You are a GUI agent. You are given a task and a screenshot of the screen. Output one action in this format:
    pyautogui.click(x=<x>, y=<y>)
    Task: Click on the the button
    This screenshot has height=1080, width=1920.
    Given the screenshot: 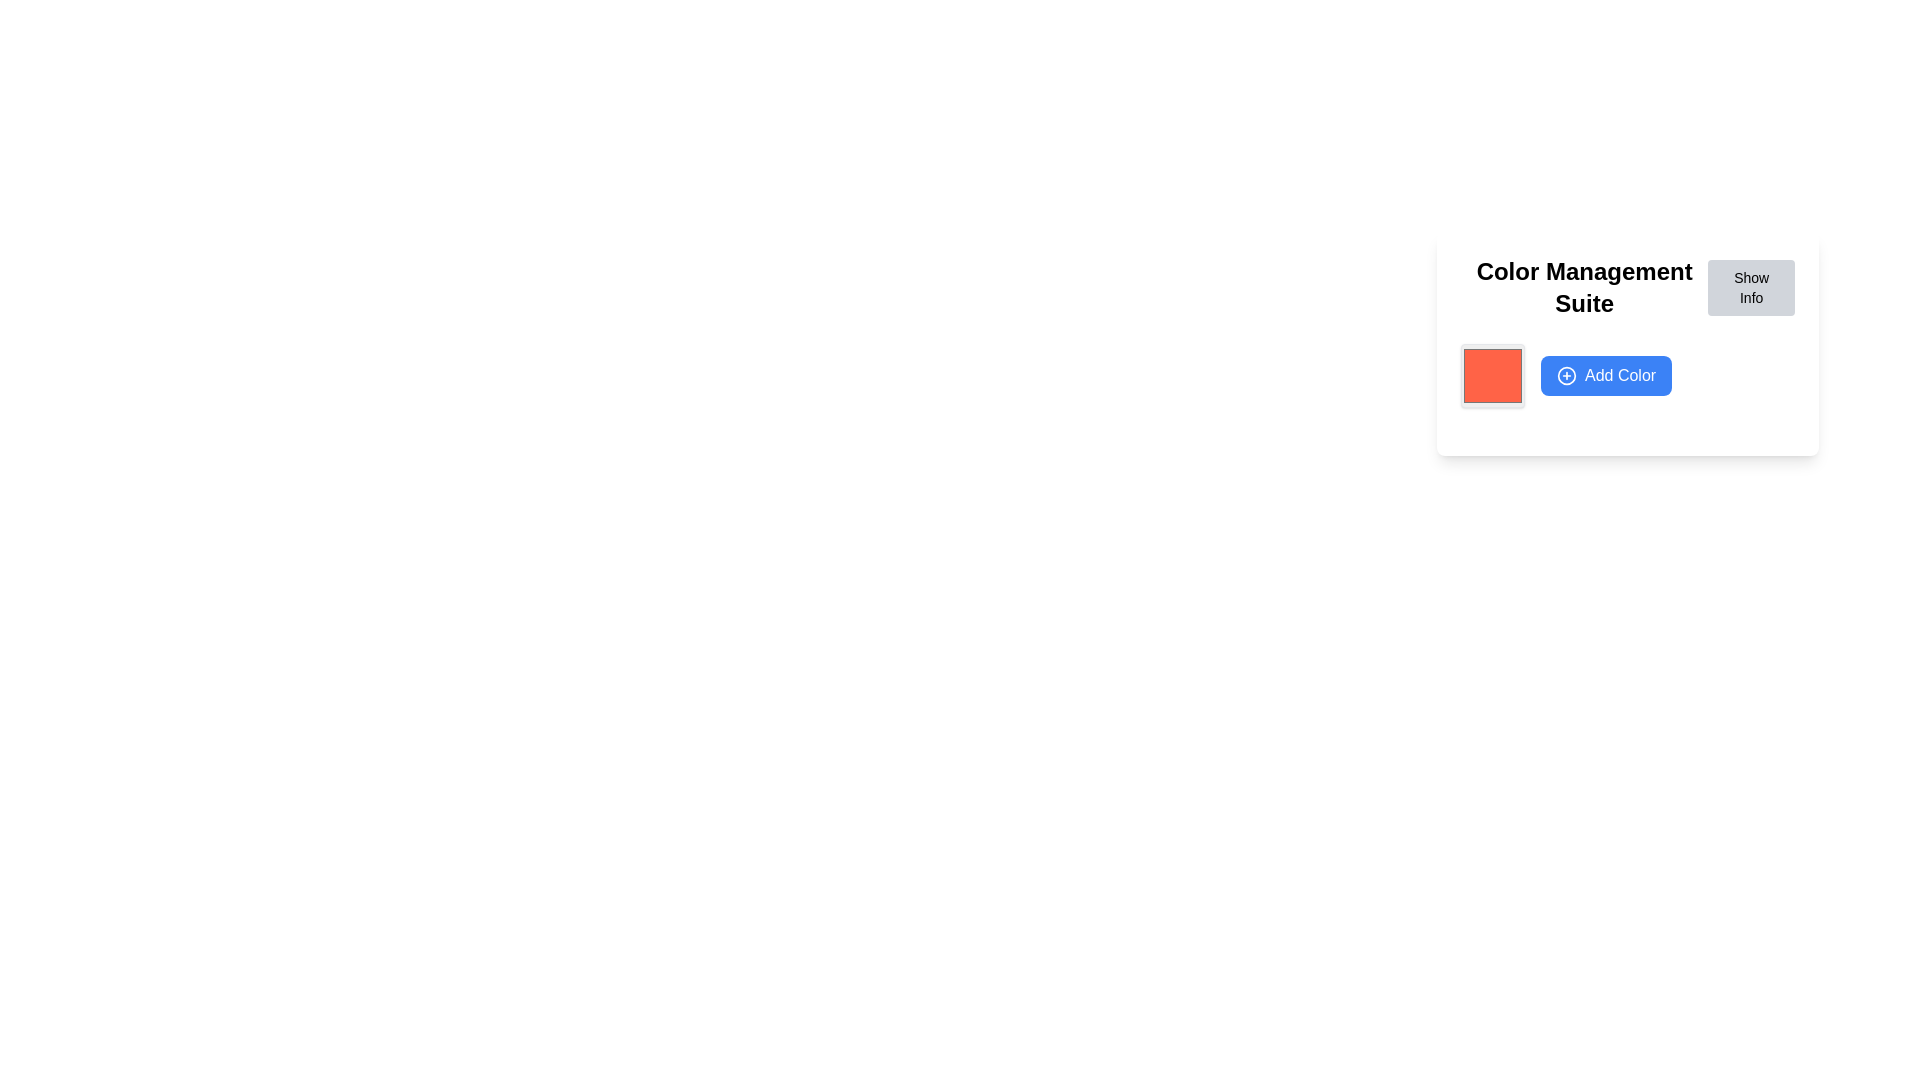 What is the action you would take?
    pyautogui.click(x=1606, y=375)
    